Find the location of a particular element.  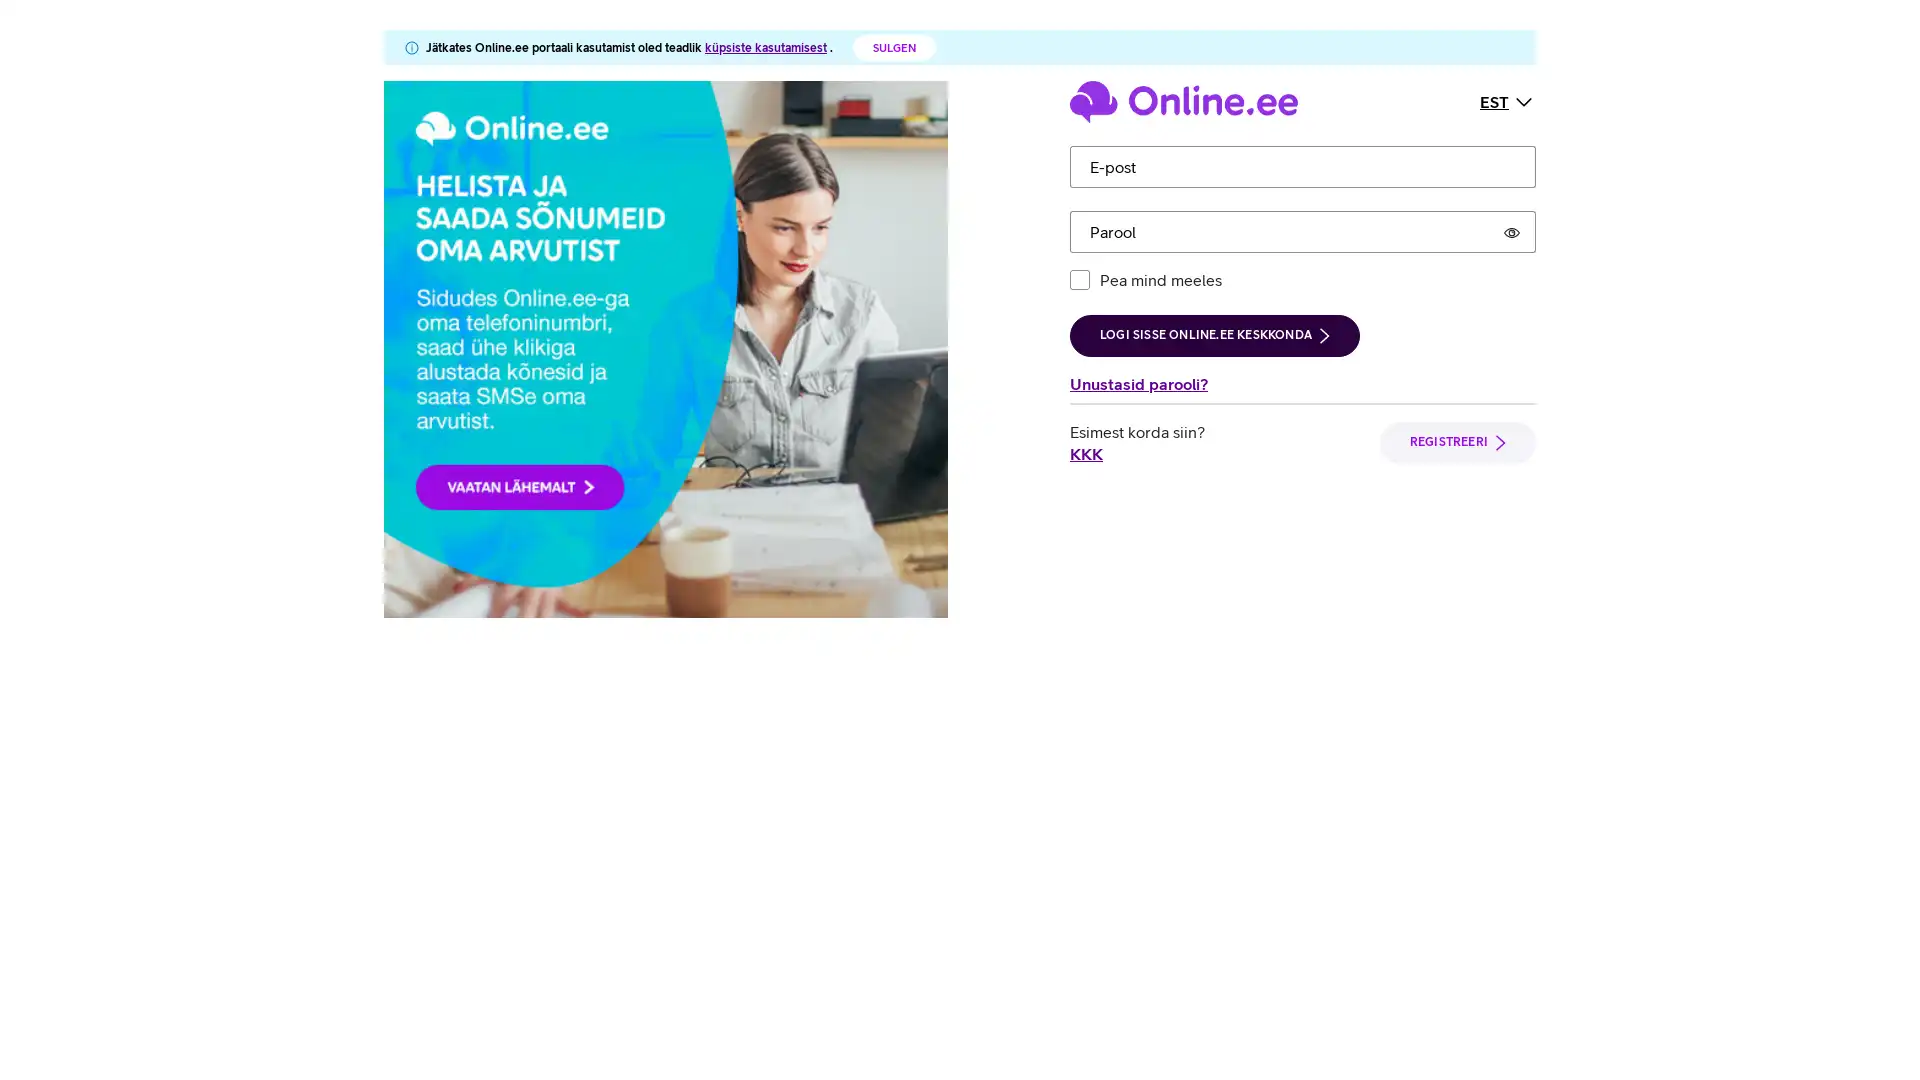

SULGEN is located at coordinates (893, 46).